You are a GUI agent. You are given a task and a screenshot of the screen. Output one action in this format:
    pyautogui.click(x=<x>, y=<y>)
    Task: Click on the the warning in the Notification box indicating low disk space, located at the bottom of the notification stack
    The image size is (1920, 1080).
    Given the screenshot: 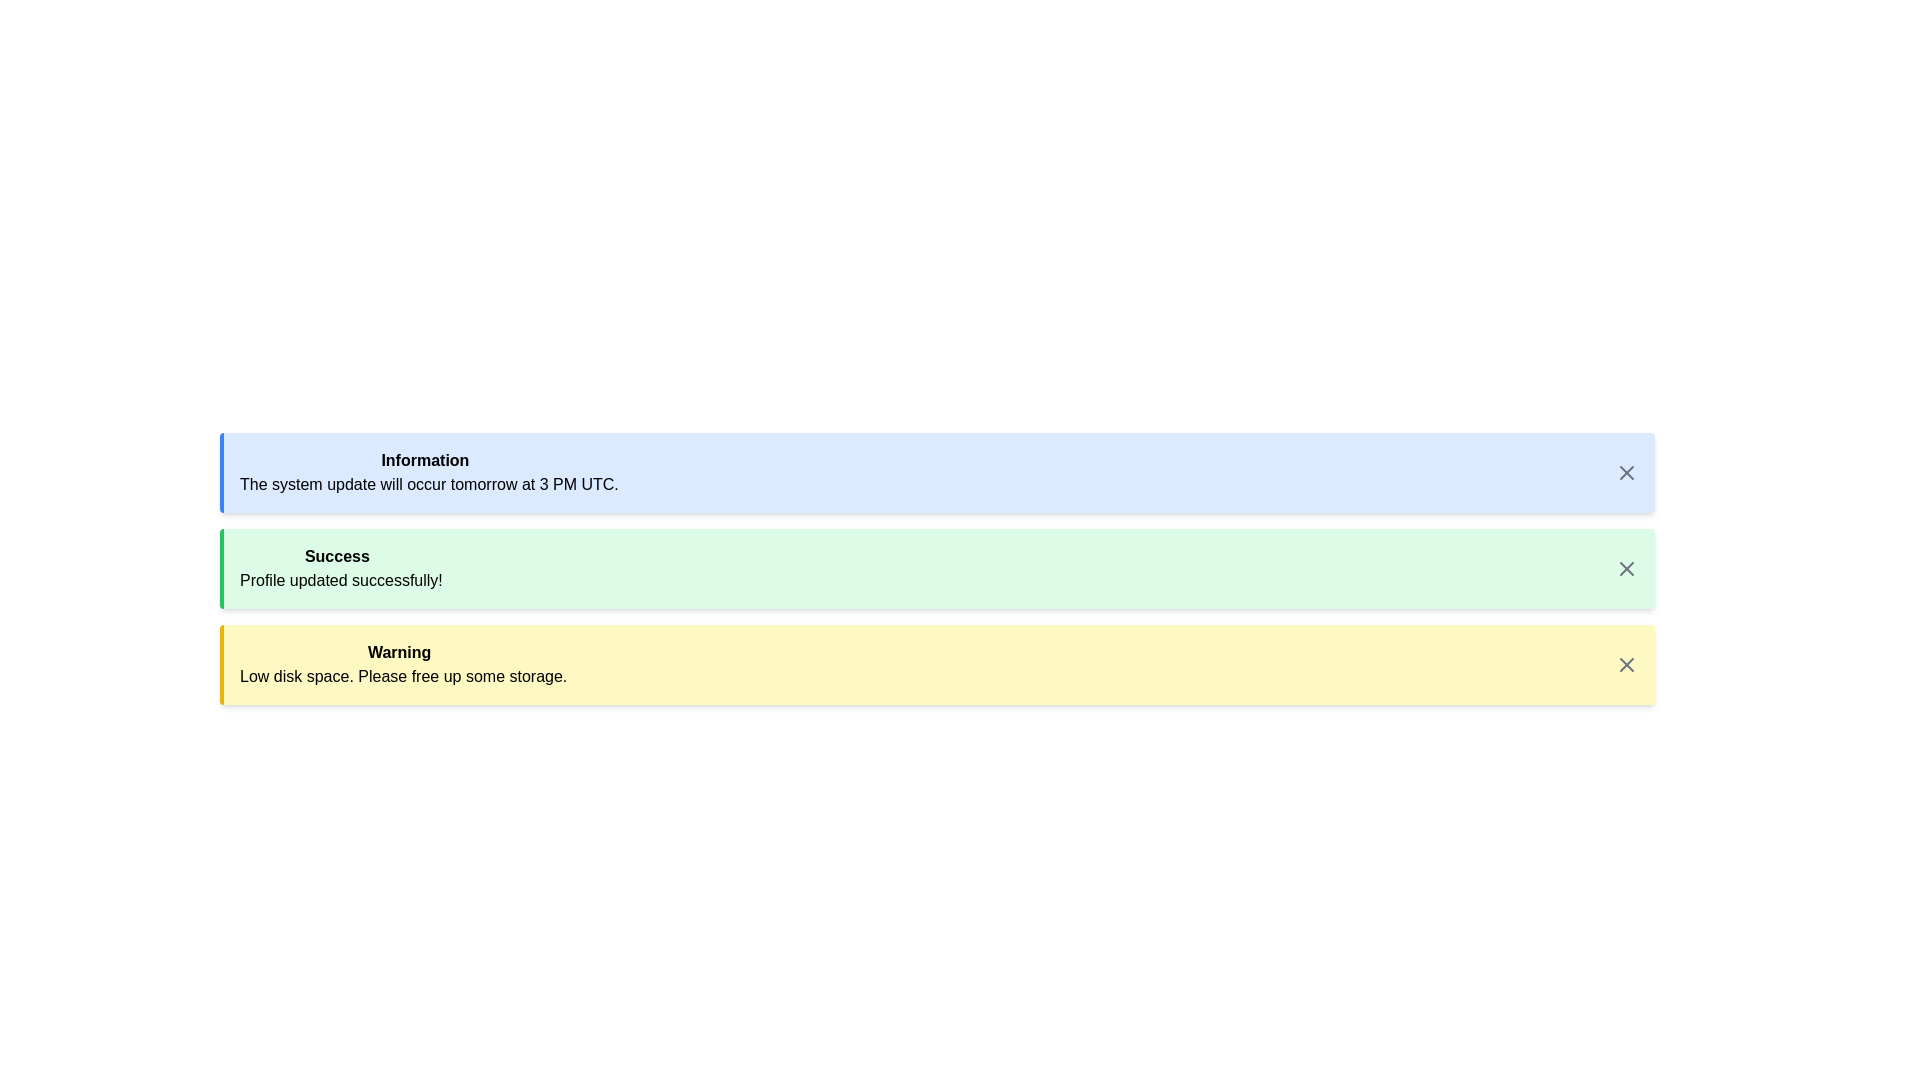 What is the action you would take?
    pyautogui.click(x=936, y=664)
    